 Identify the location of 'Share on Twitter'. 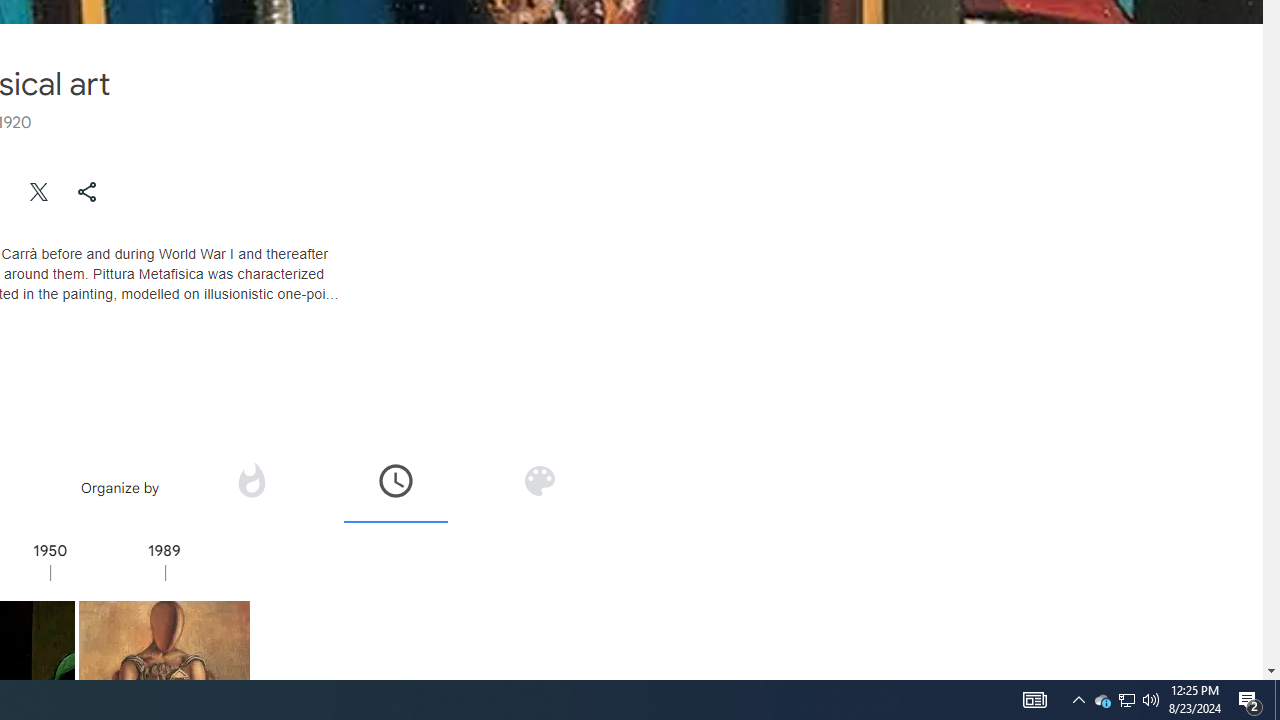
(39, 191).